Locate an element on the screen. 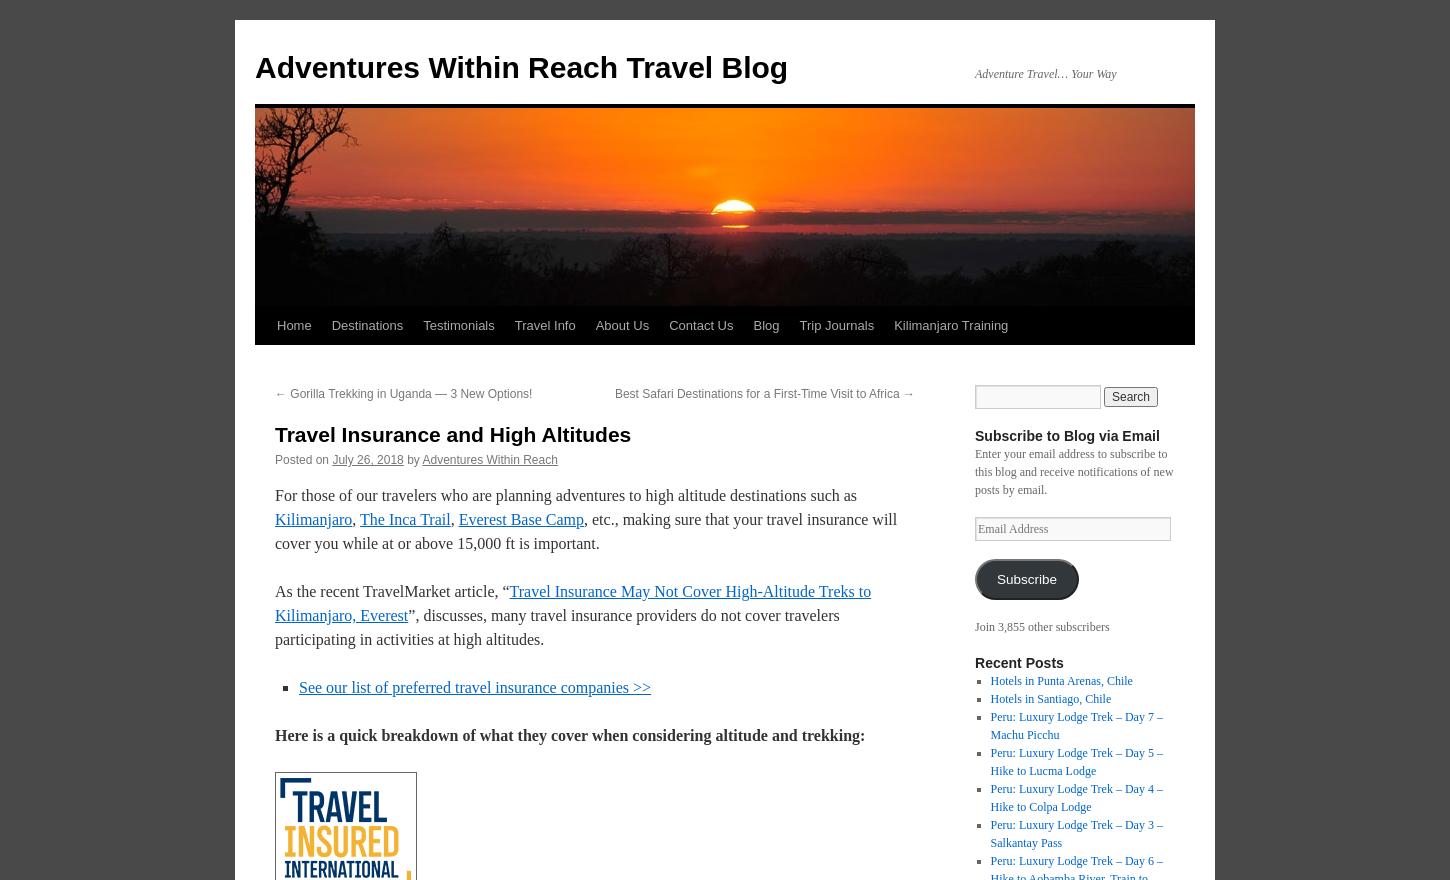 The width and height of the screenshot is (1450, 880). 'July 26, 2018' is located at coordinates (366, 458).